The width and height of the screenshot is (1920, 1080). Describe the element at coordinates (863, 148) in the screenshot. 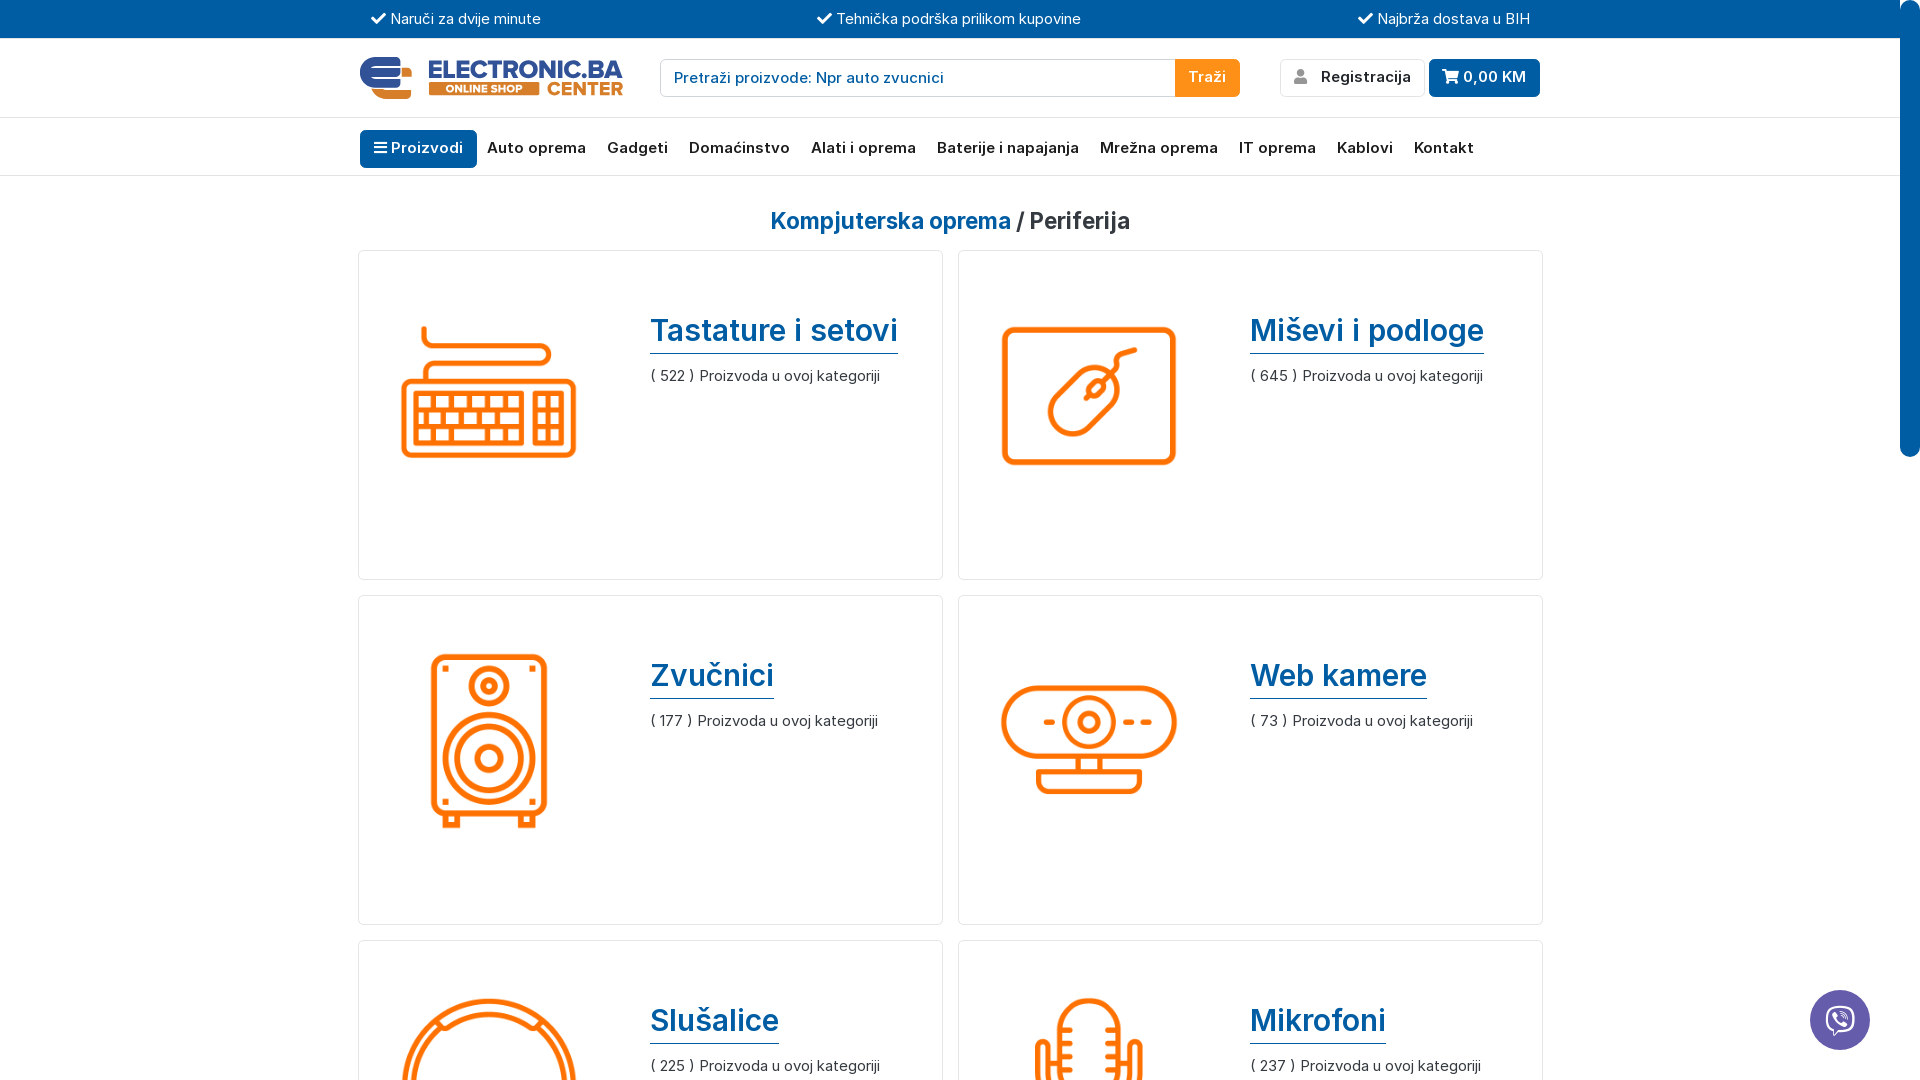

I see `'Alati i oprema'` at that location.